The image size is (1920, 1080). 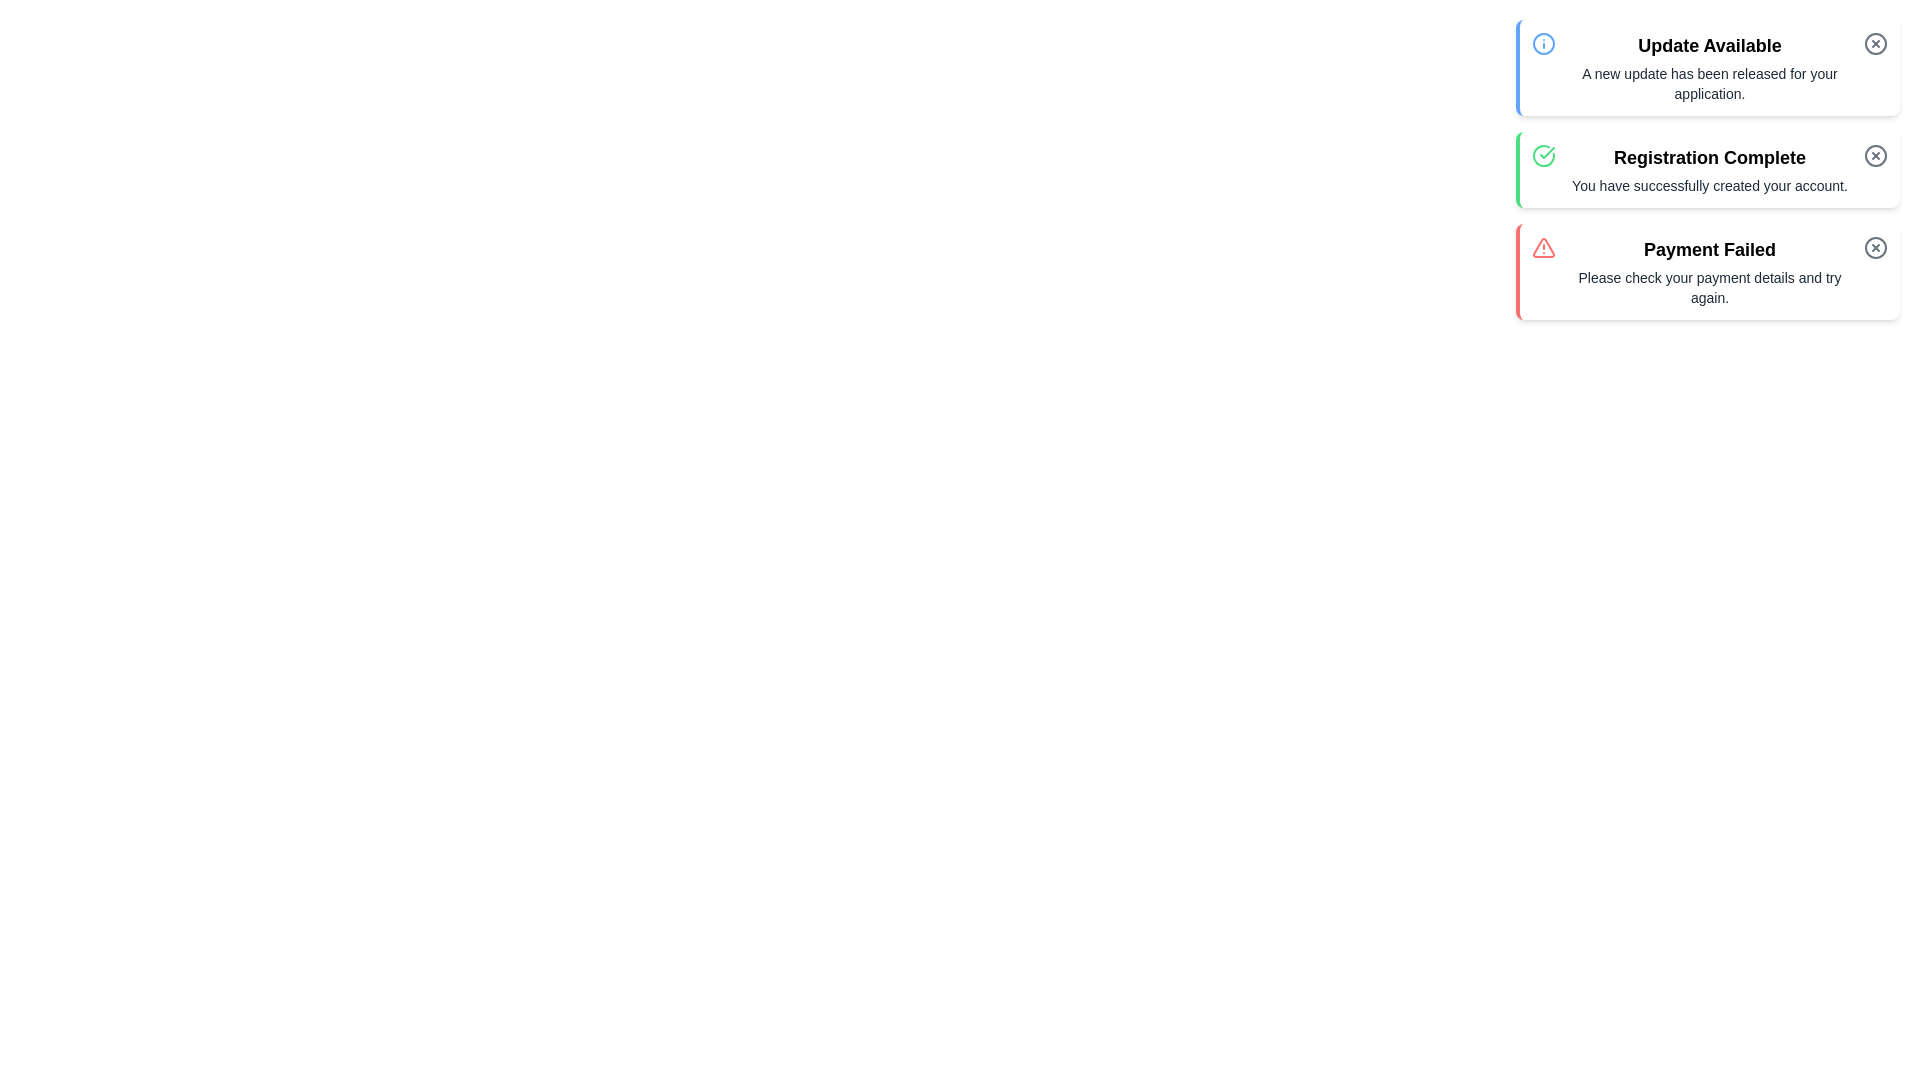 I want to click on the circular icon with a blue border and white interior, displaying a question mark symbol, located to the left of the 'Update Available' text in the notification card, so click(x=1543, y=43).